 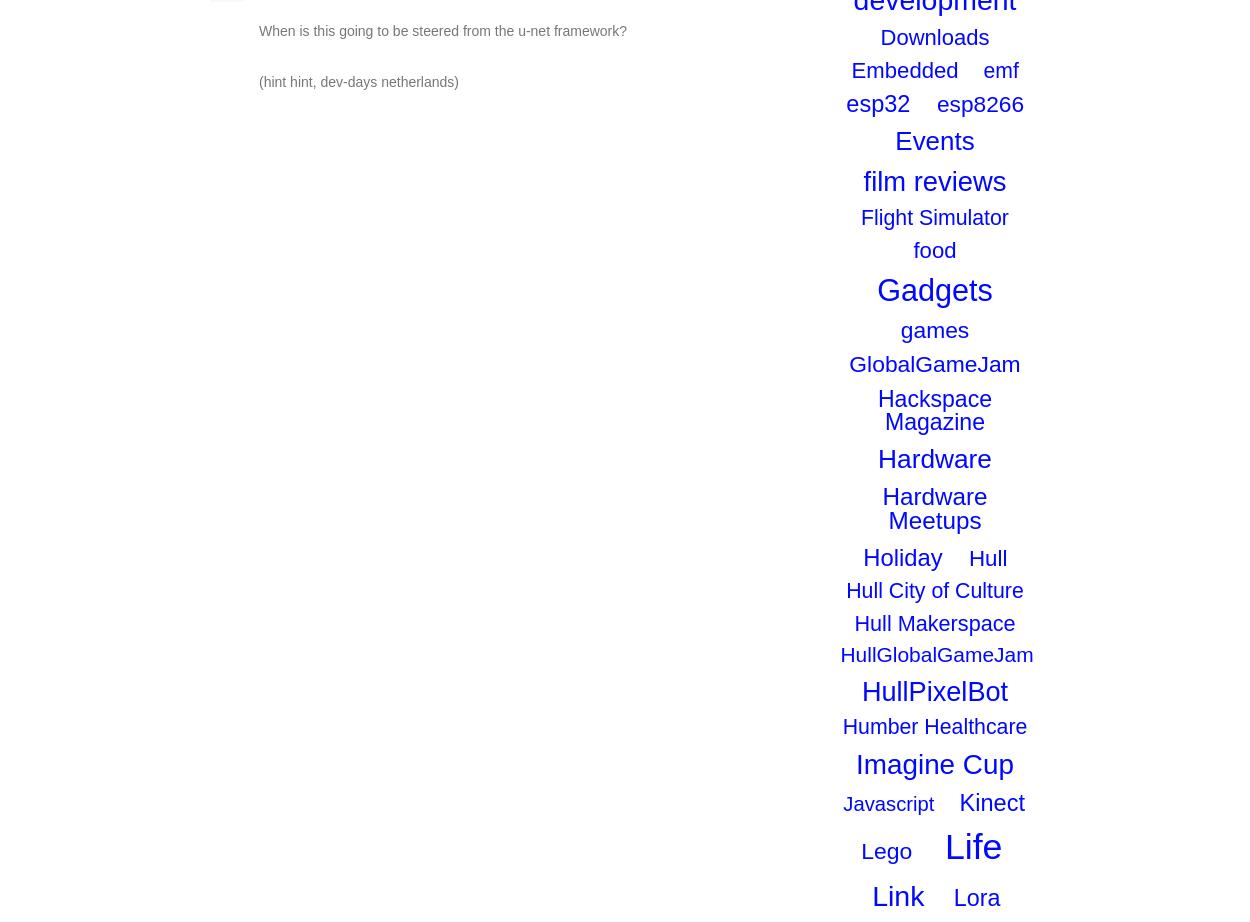 What do you see at coordinates (900, 328) in the screenshot?
I see `'games'` at bounding box center [900, 328].